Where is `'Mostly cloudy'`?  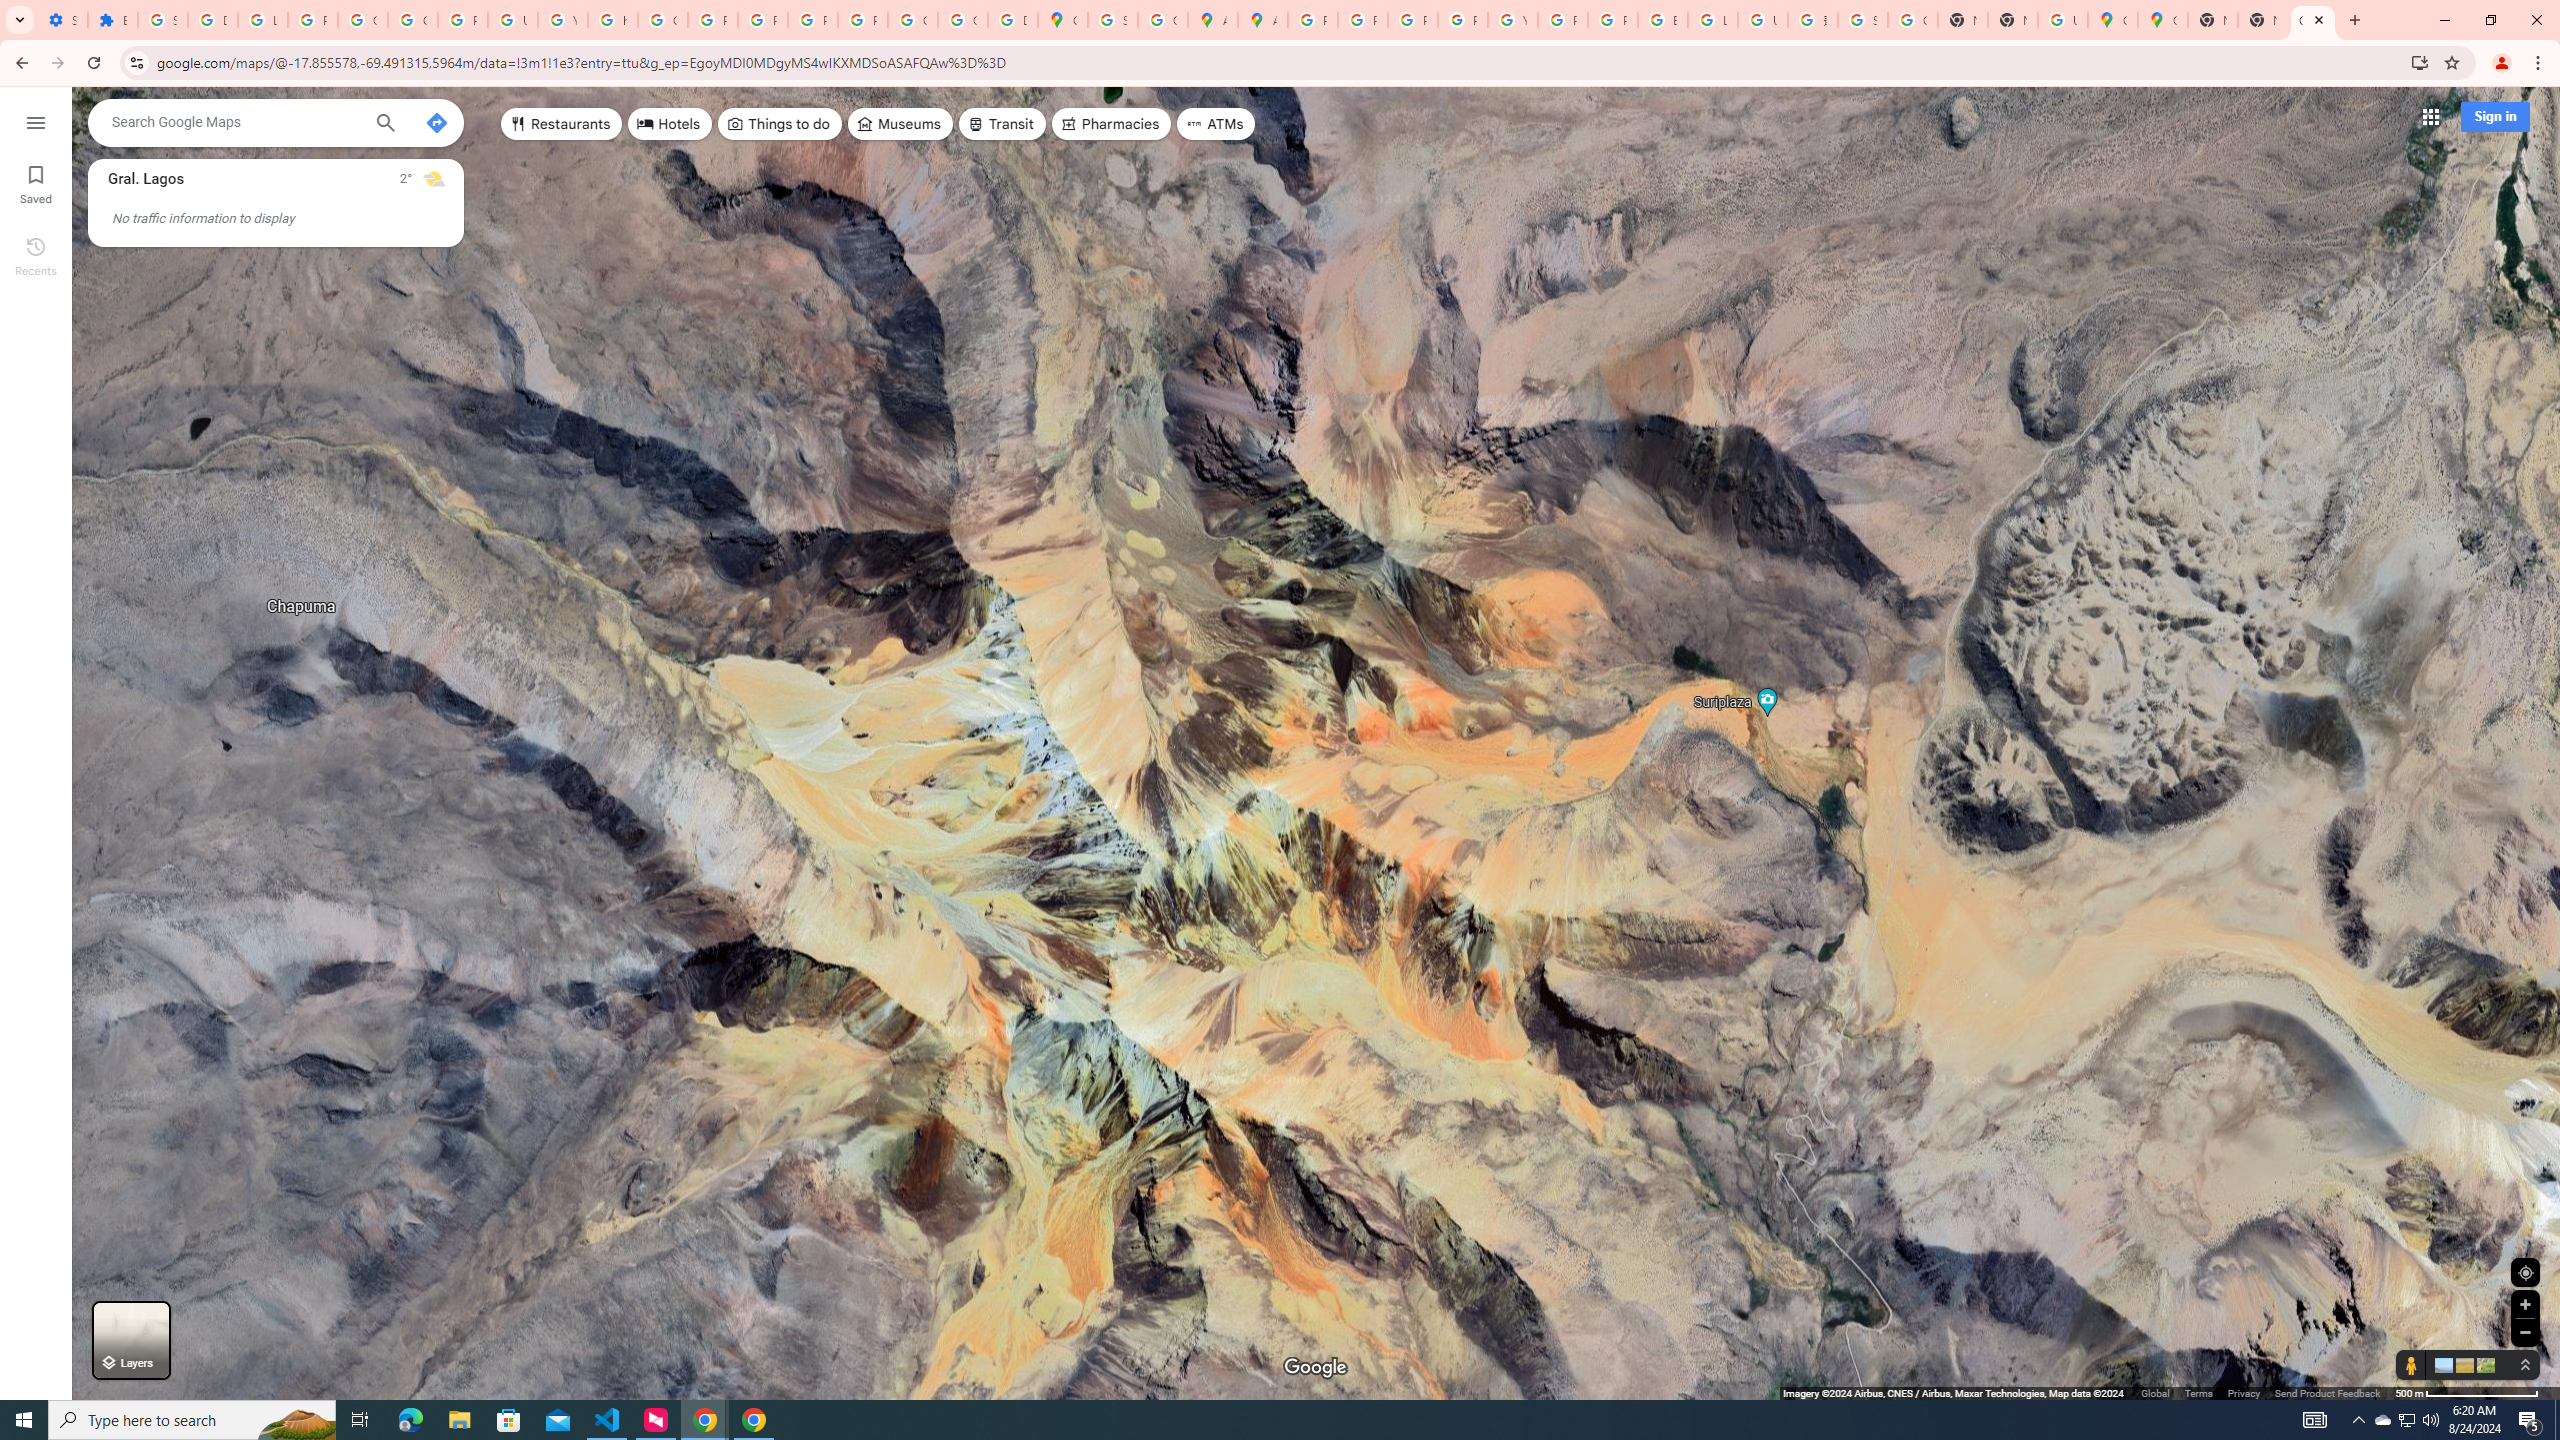
'Mostly cloudy' is located at coordinates (432, 179).